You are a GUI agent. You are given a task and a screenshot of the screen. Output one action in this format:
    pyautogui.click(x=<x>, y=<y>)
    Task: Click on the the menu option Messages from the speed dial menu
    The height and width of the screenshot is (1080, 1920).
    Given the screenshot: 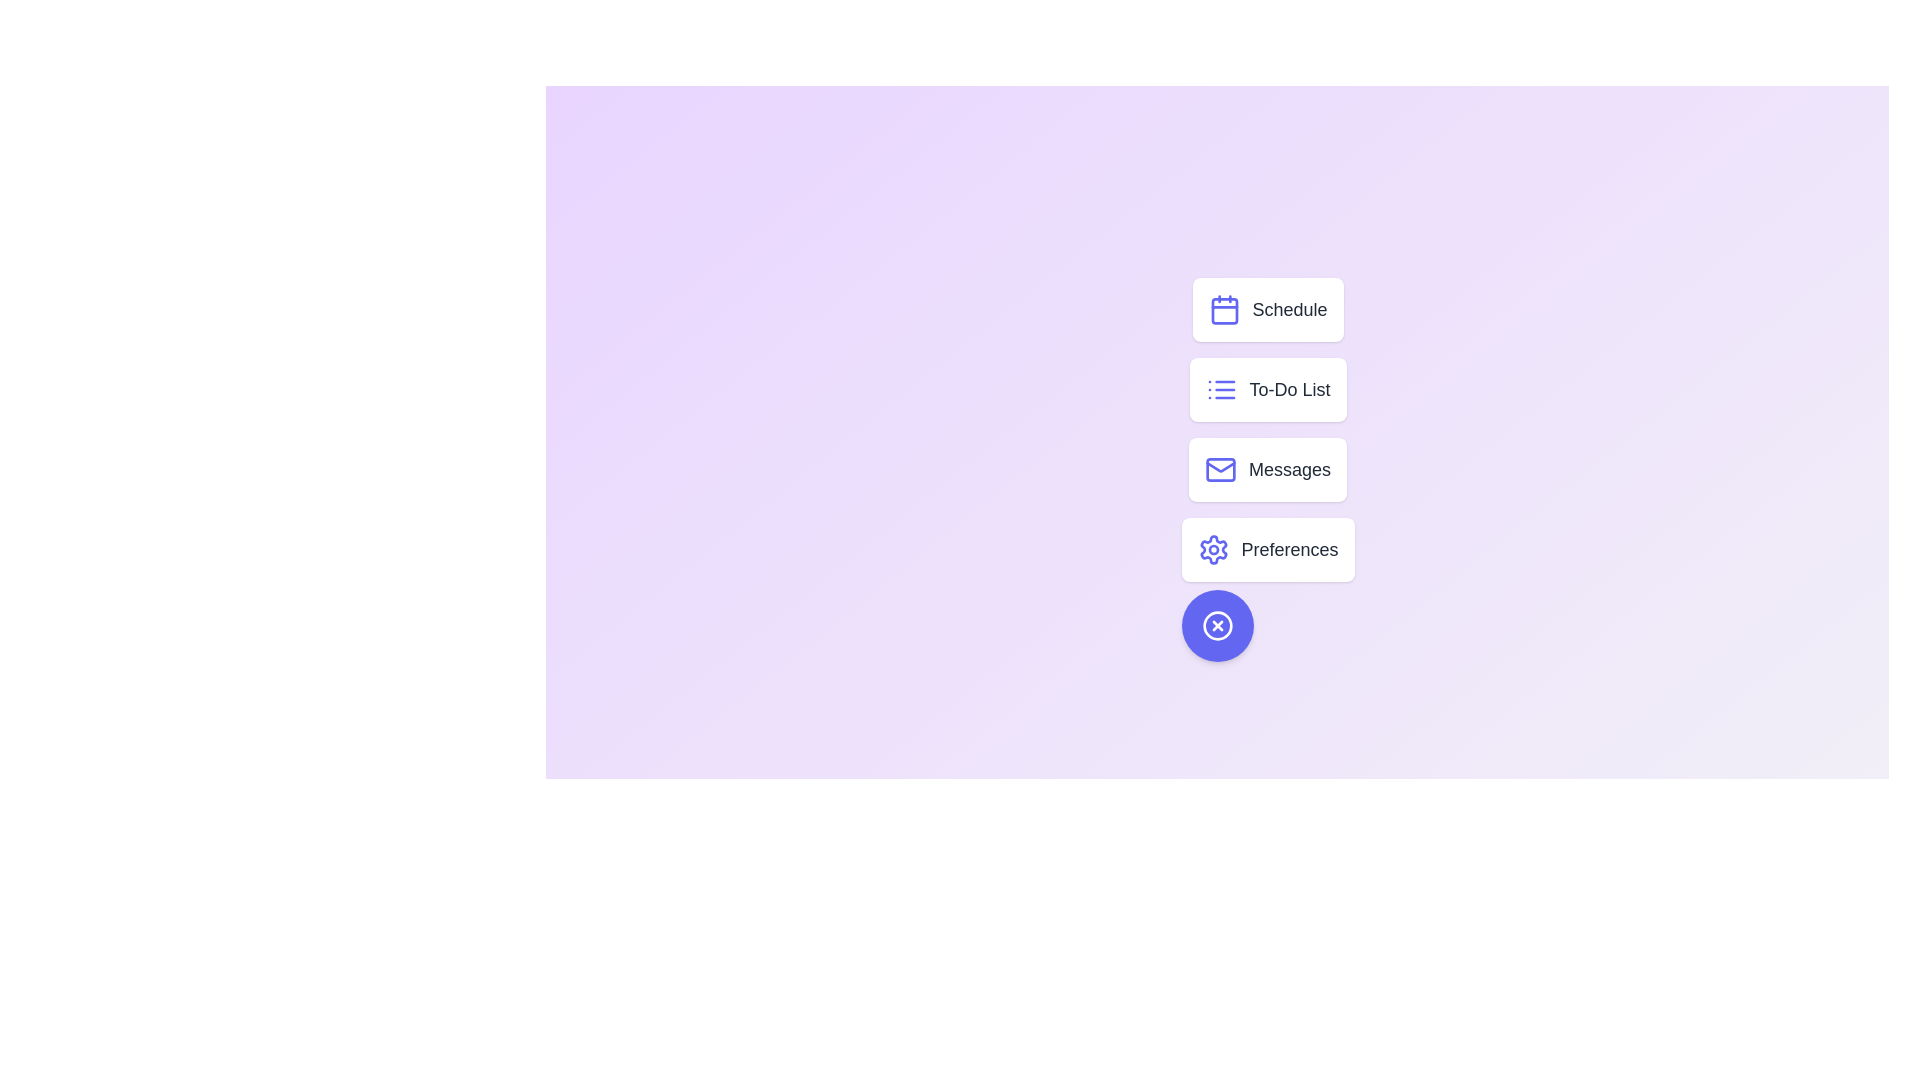 What is the action you would take?
    pyautogui.click(x=1266, y=470)
    